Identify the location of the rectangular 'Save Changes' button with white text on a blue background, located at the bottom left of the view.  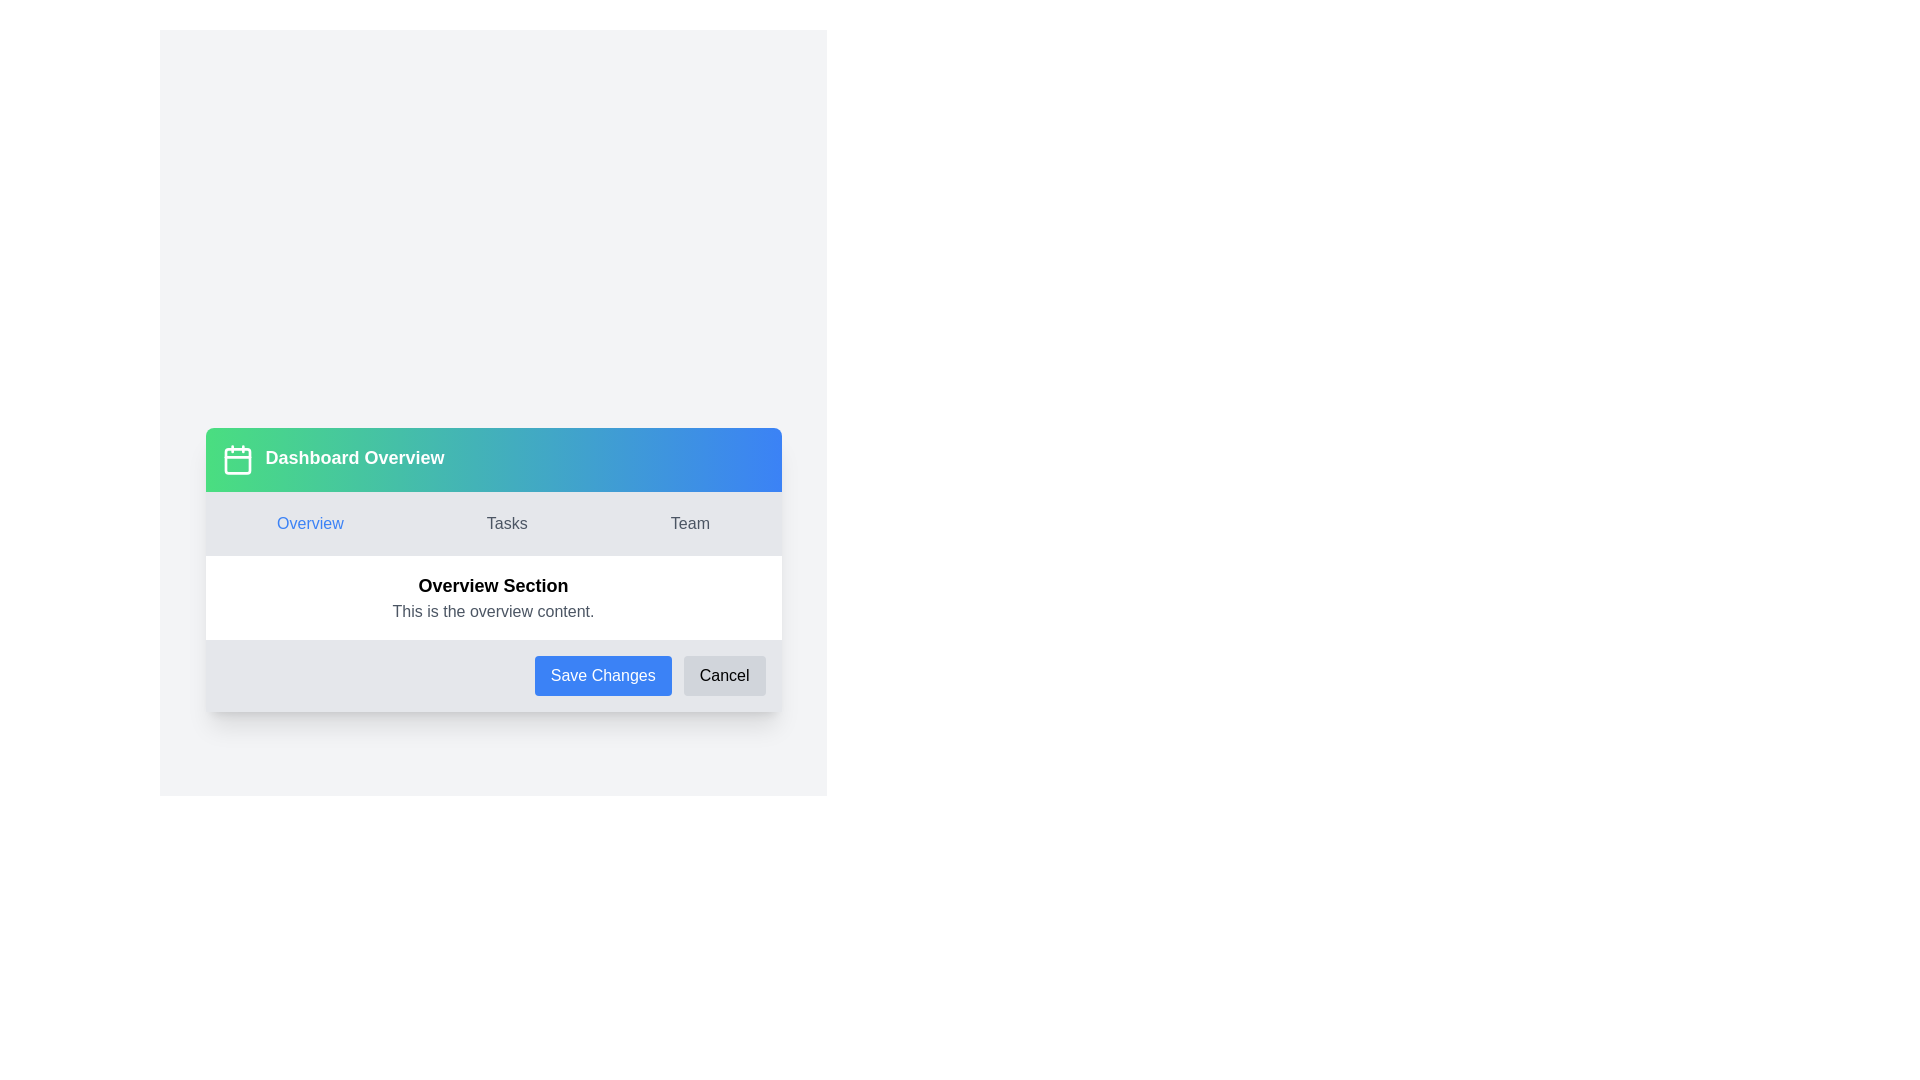
(602, 675).